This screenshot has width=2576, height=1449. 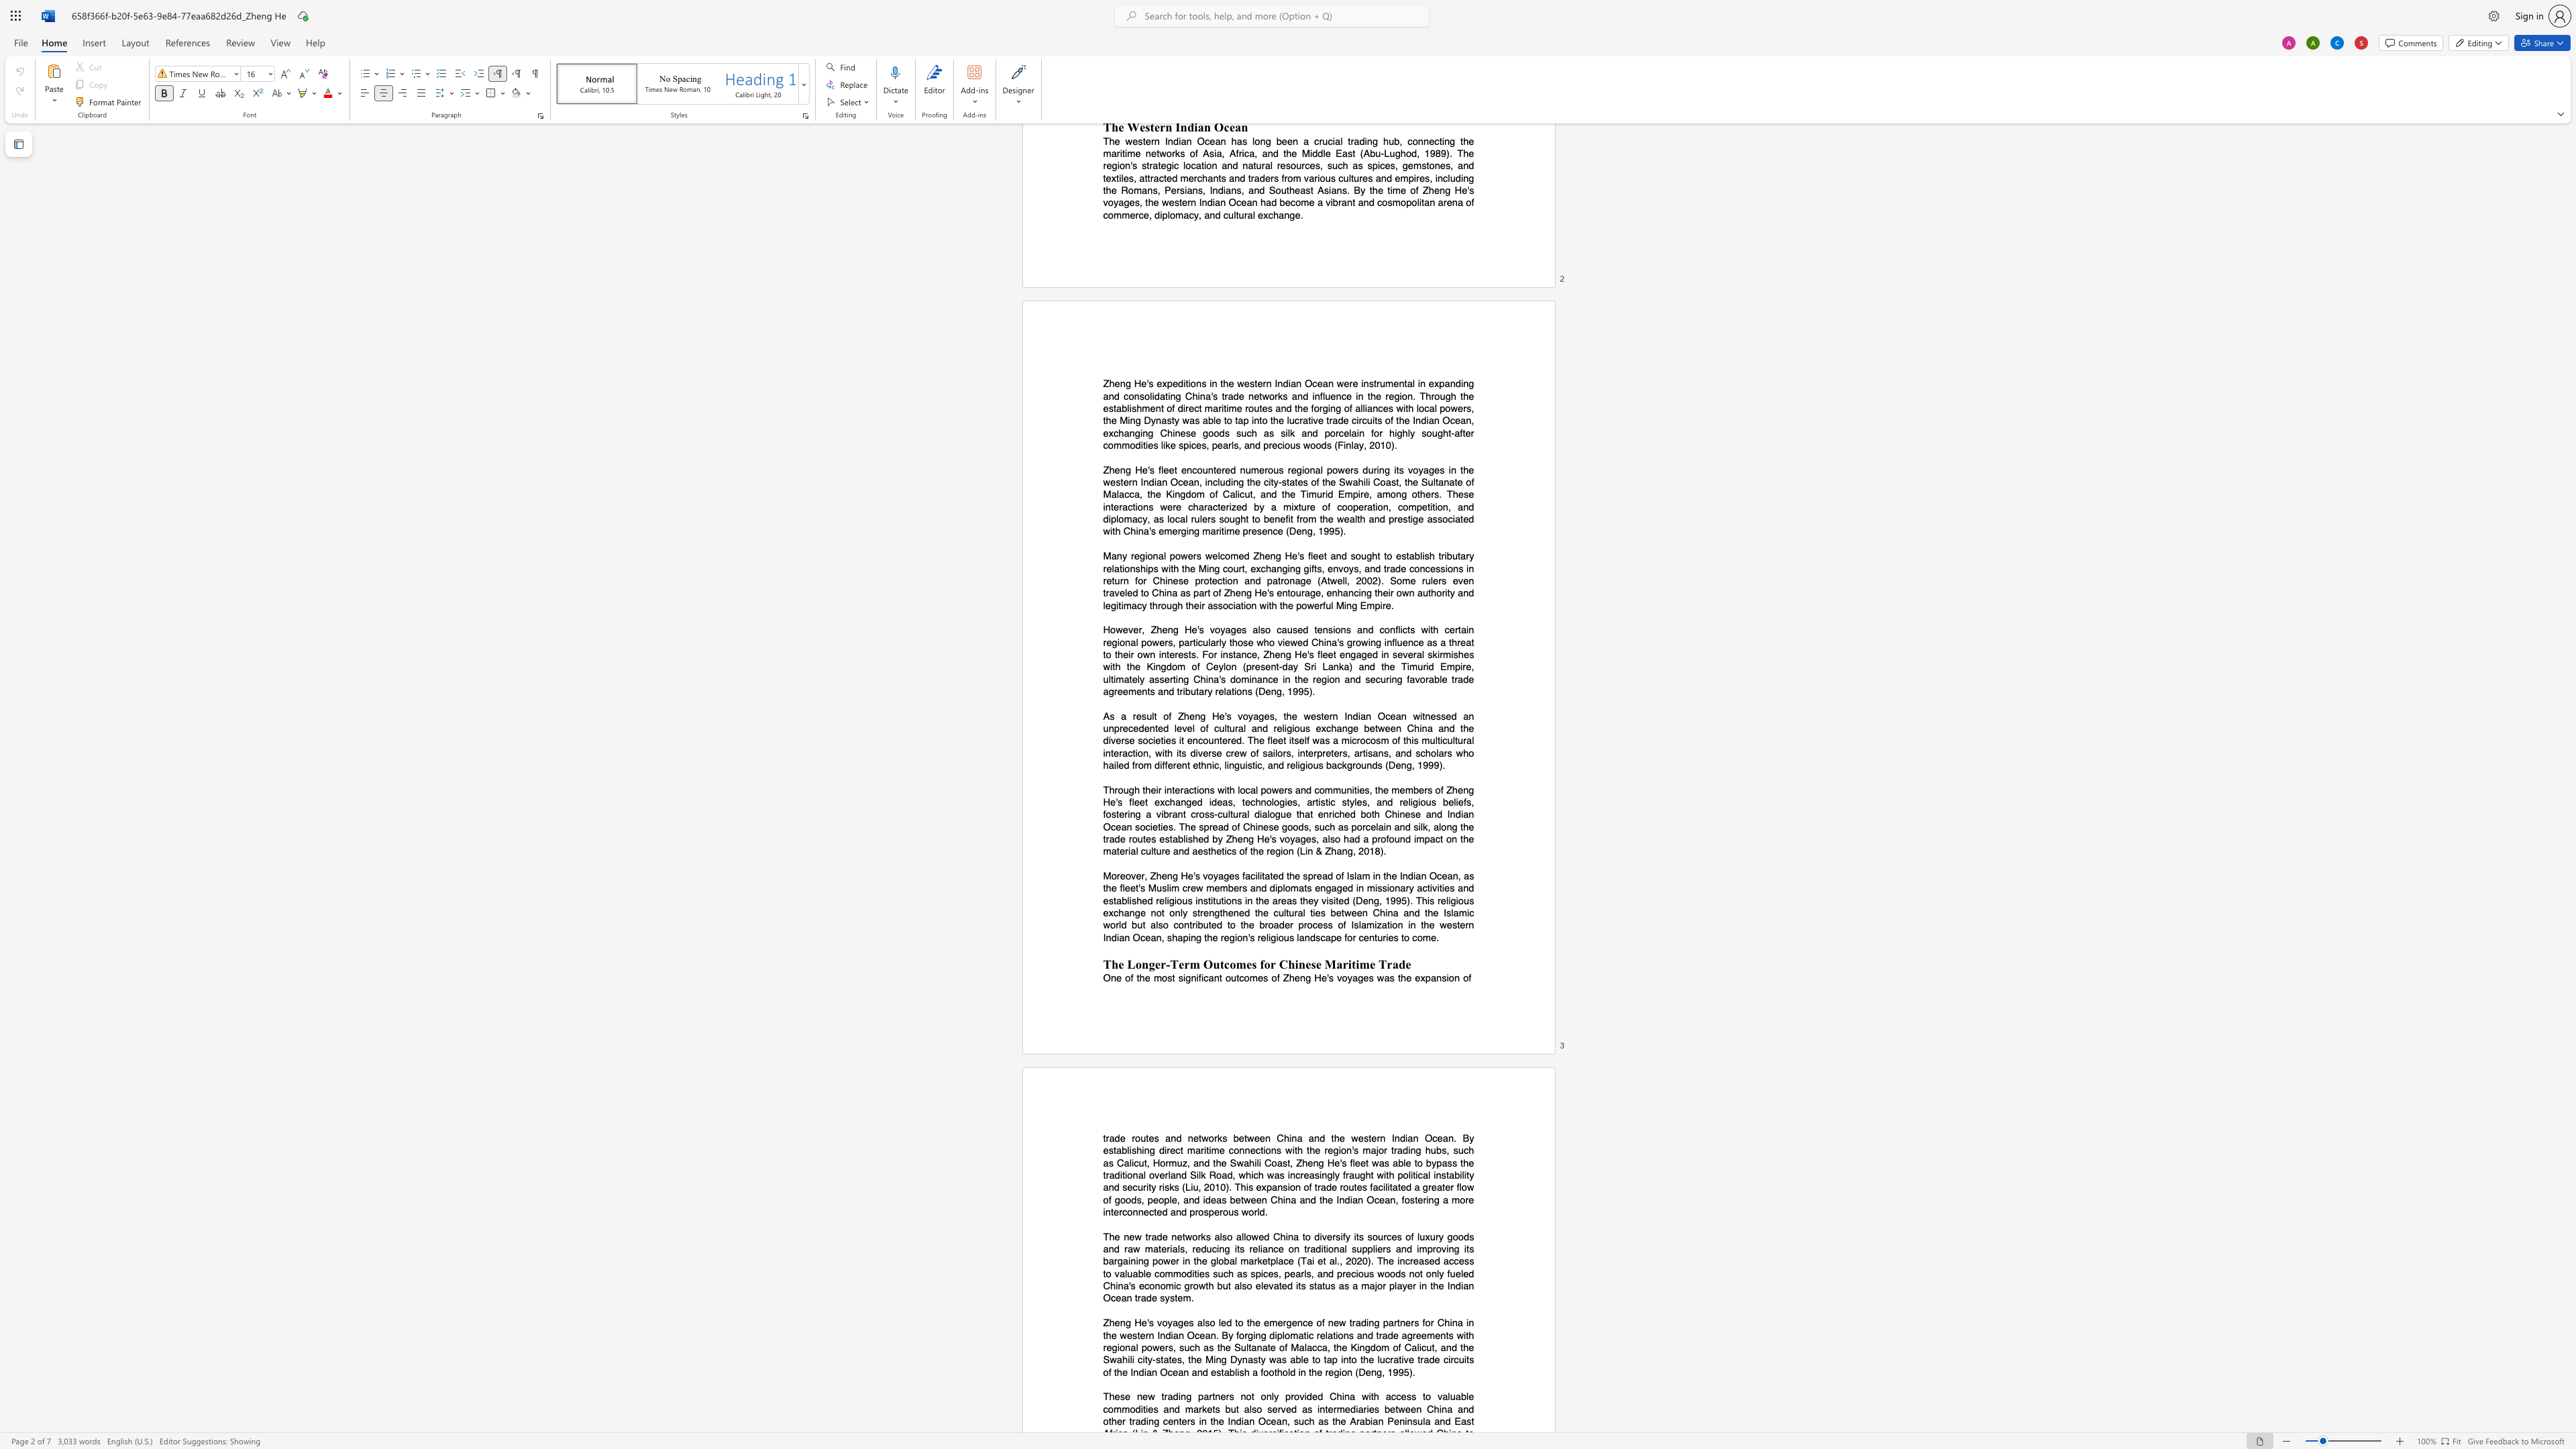 What do you see at coordinates (1348, 1359) in the screenshot?
I see `the subset text "to the lucrative trade ci" within the text ", and the Swahili city-states, the Ming Dynasty was able to tap into the lucrative trade circuits of the Indian Ocean and"` at bounding box center [1348, 1359].